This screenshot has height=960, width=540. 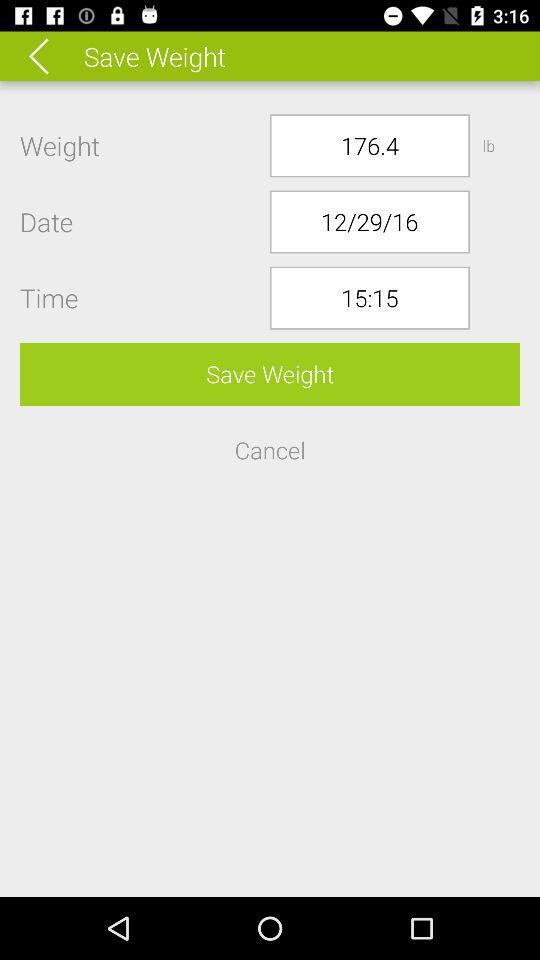 I want to click on the app next to save weight app, so click(x=52, y=55).